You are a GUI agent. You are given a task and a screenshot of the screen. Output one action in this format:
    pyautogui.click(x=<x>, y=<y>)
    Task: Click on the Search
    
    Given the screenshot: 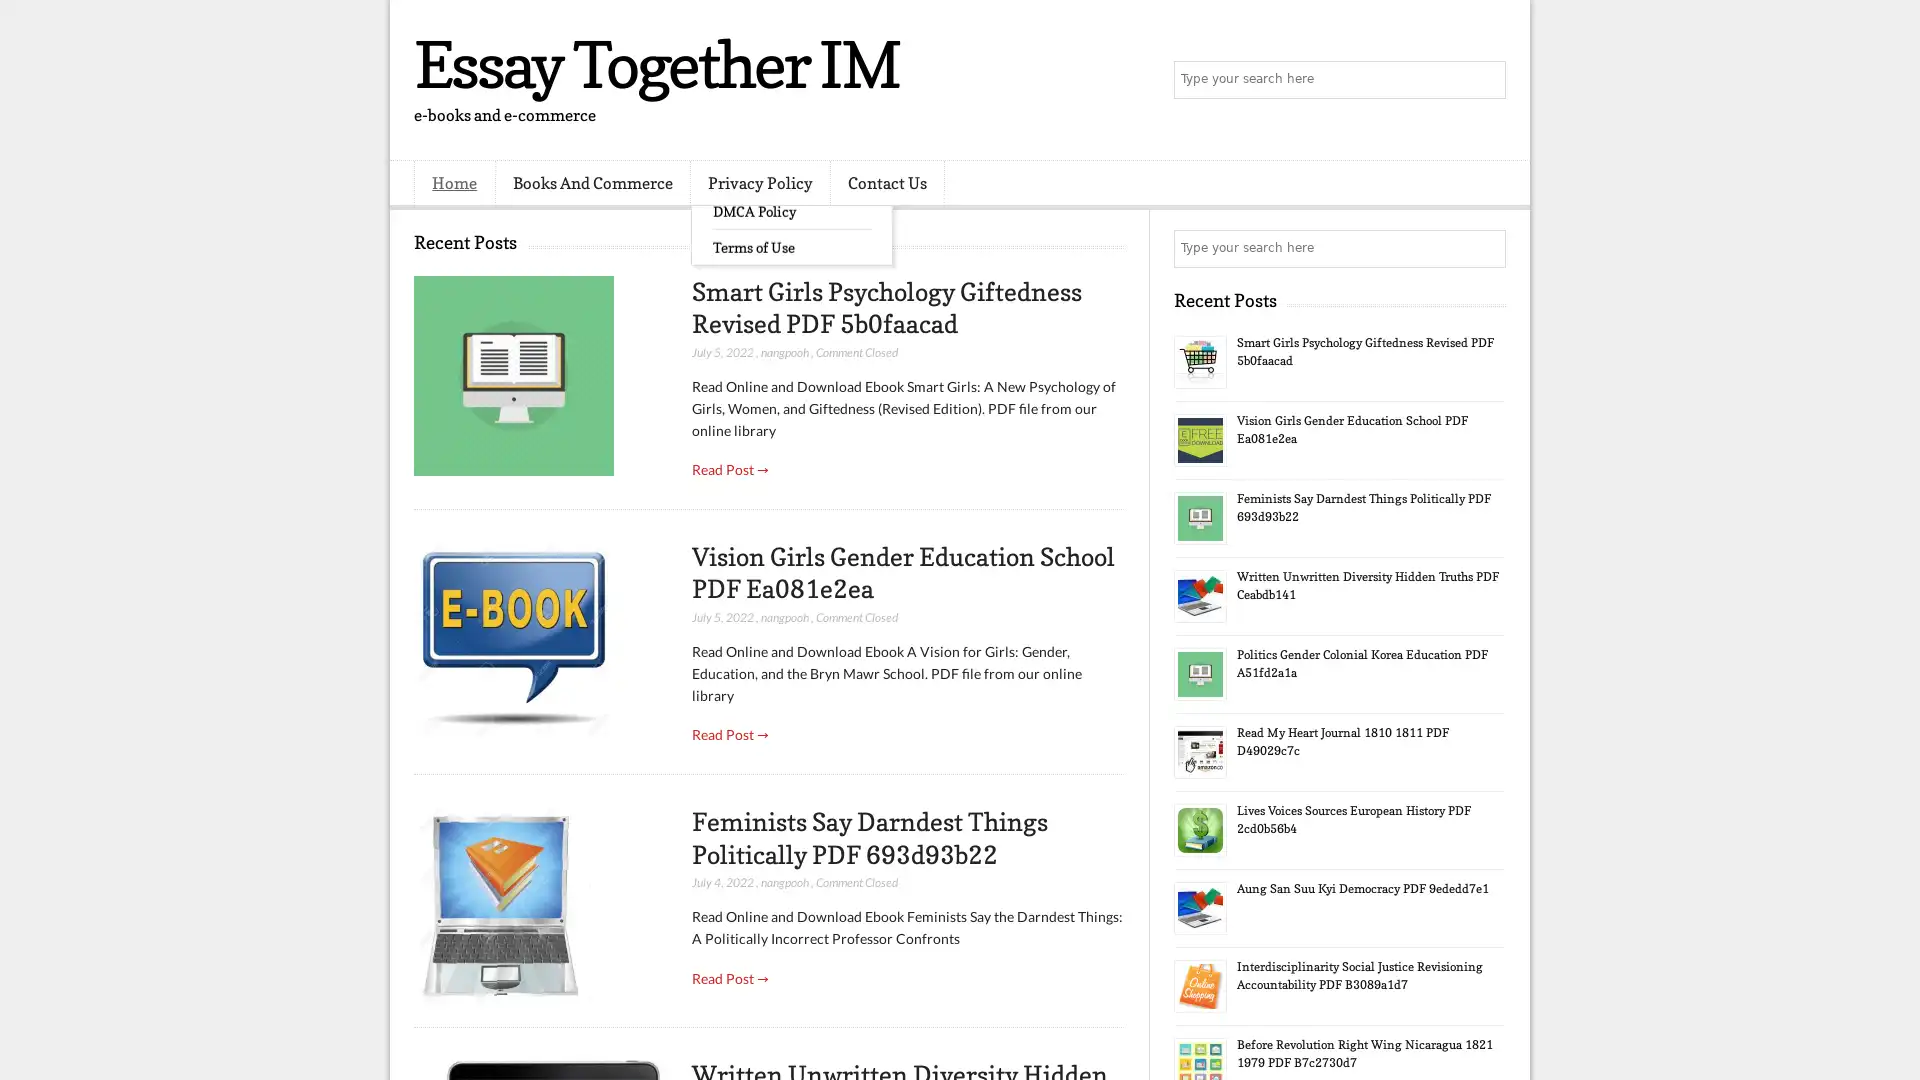 What is the action you would take?
    pyautogui.click(x=1485, y=248)
    